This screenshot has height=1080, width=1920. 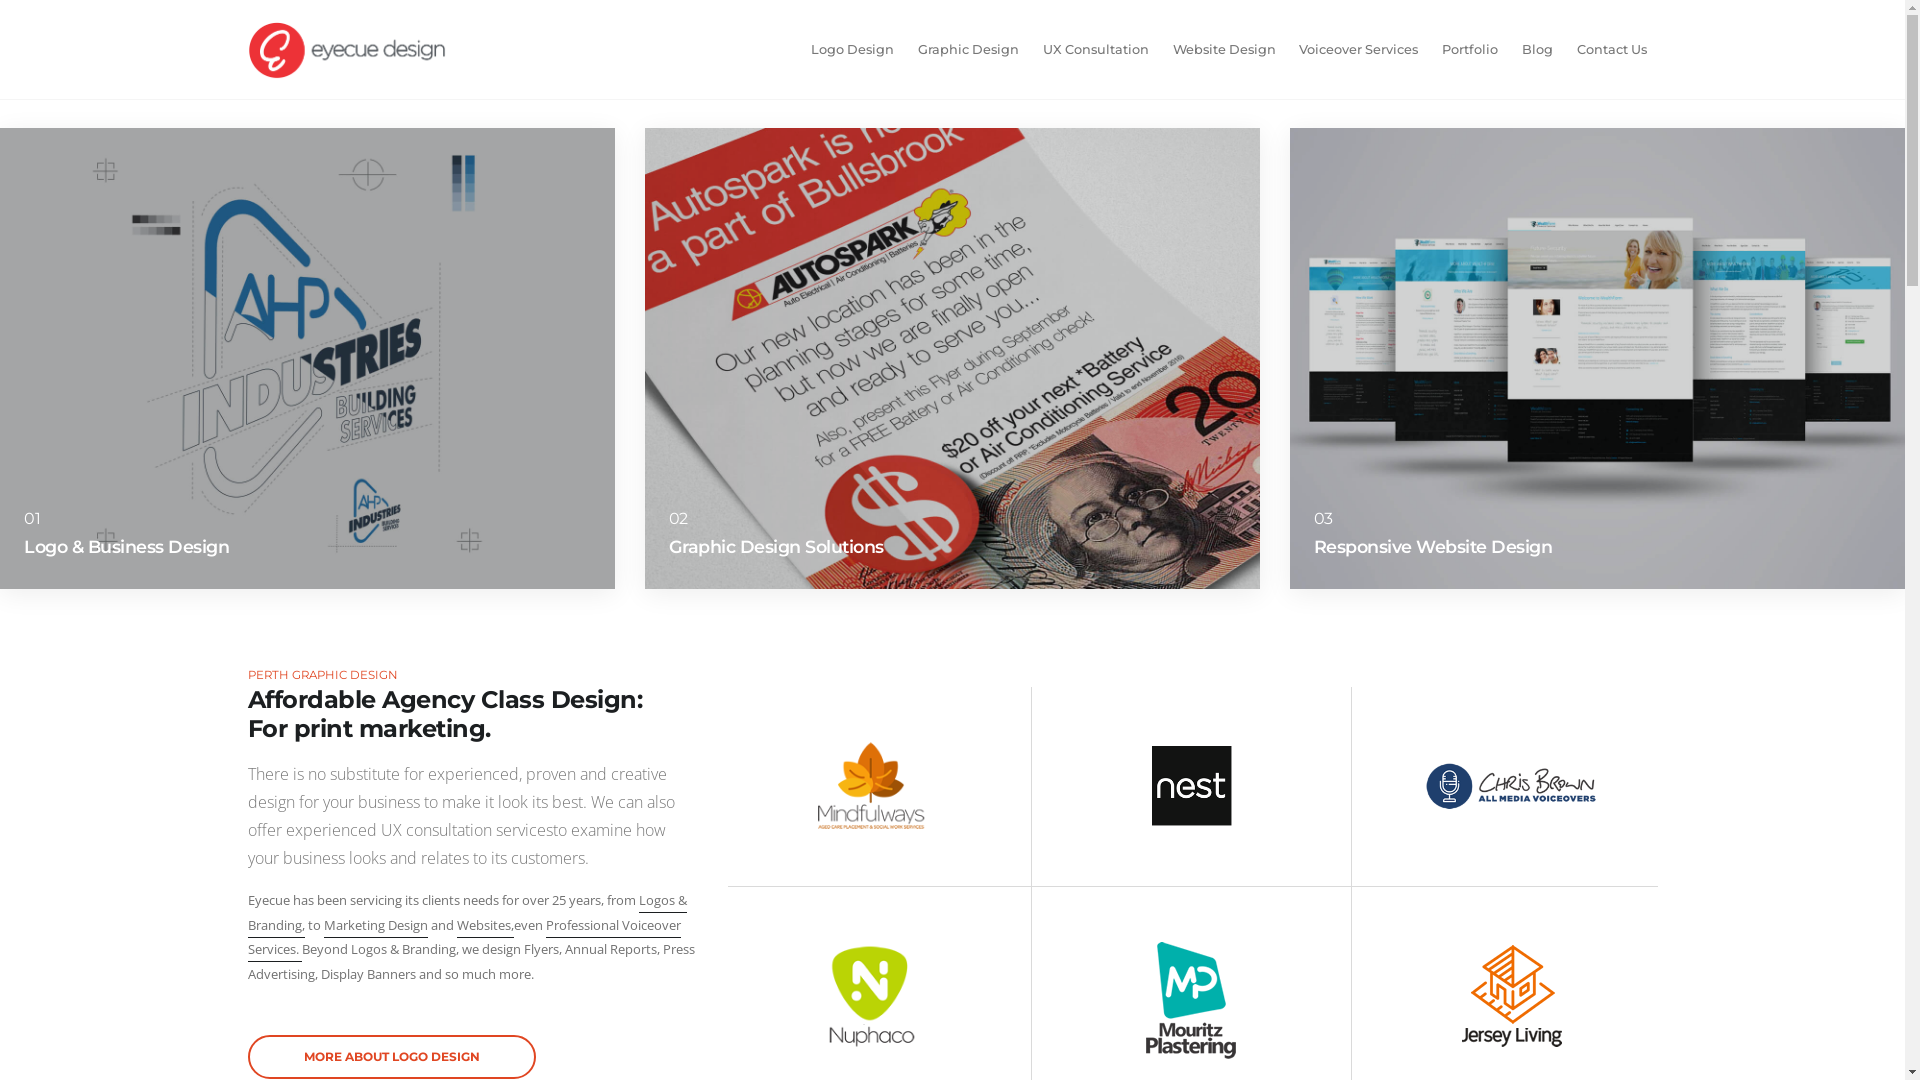 What do you see at coordinates (1612, 49) in the screenshot?
I see `'Contact Us'` at bounding box center [1612, 49].